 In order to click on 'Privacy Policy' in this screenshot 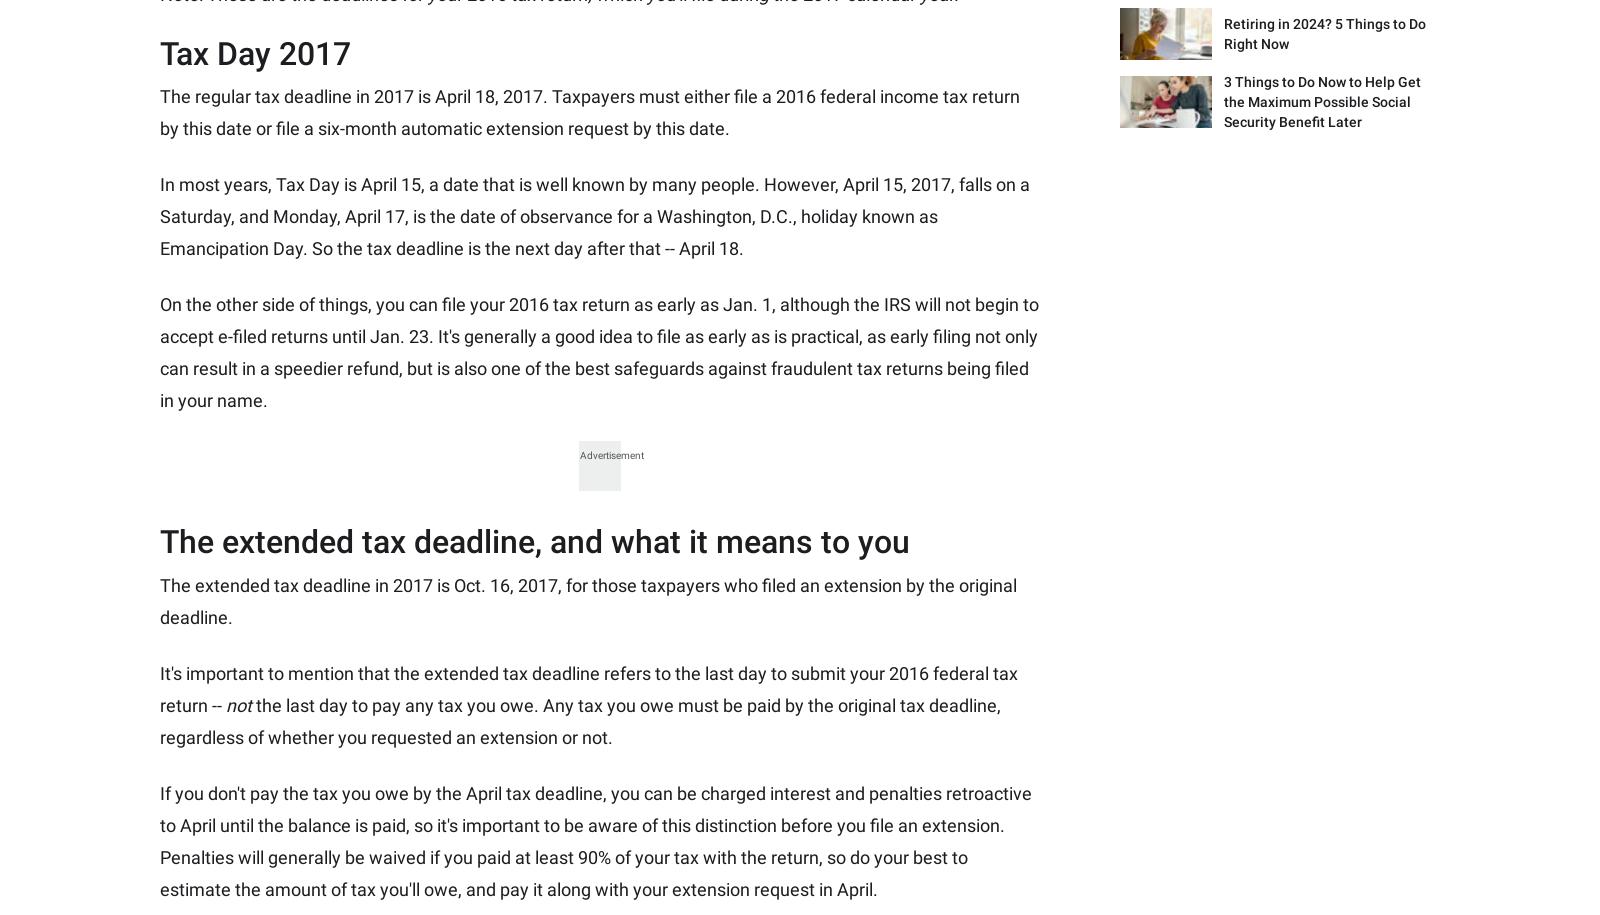, I will do `click(336, 514)`.